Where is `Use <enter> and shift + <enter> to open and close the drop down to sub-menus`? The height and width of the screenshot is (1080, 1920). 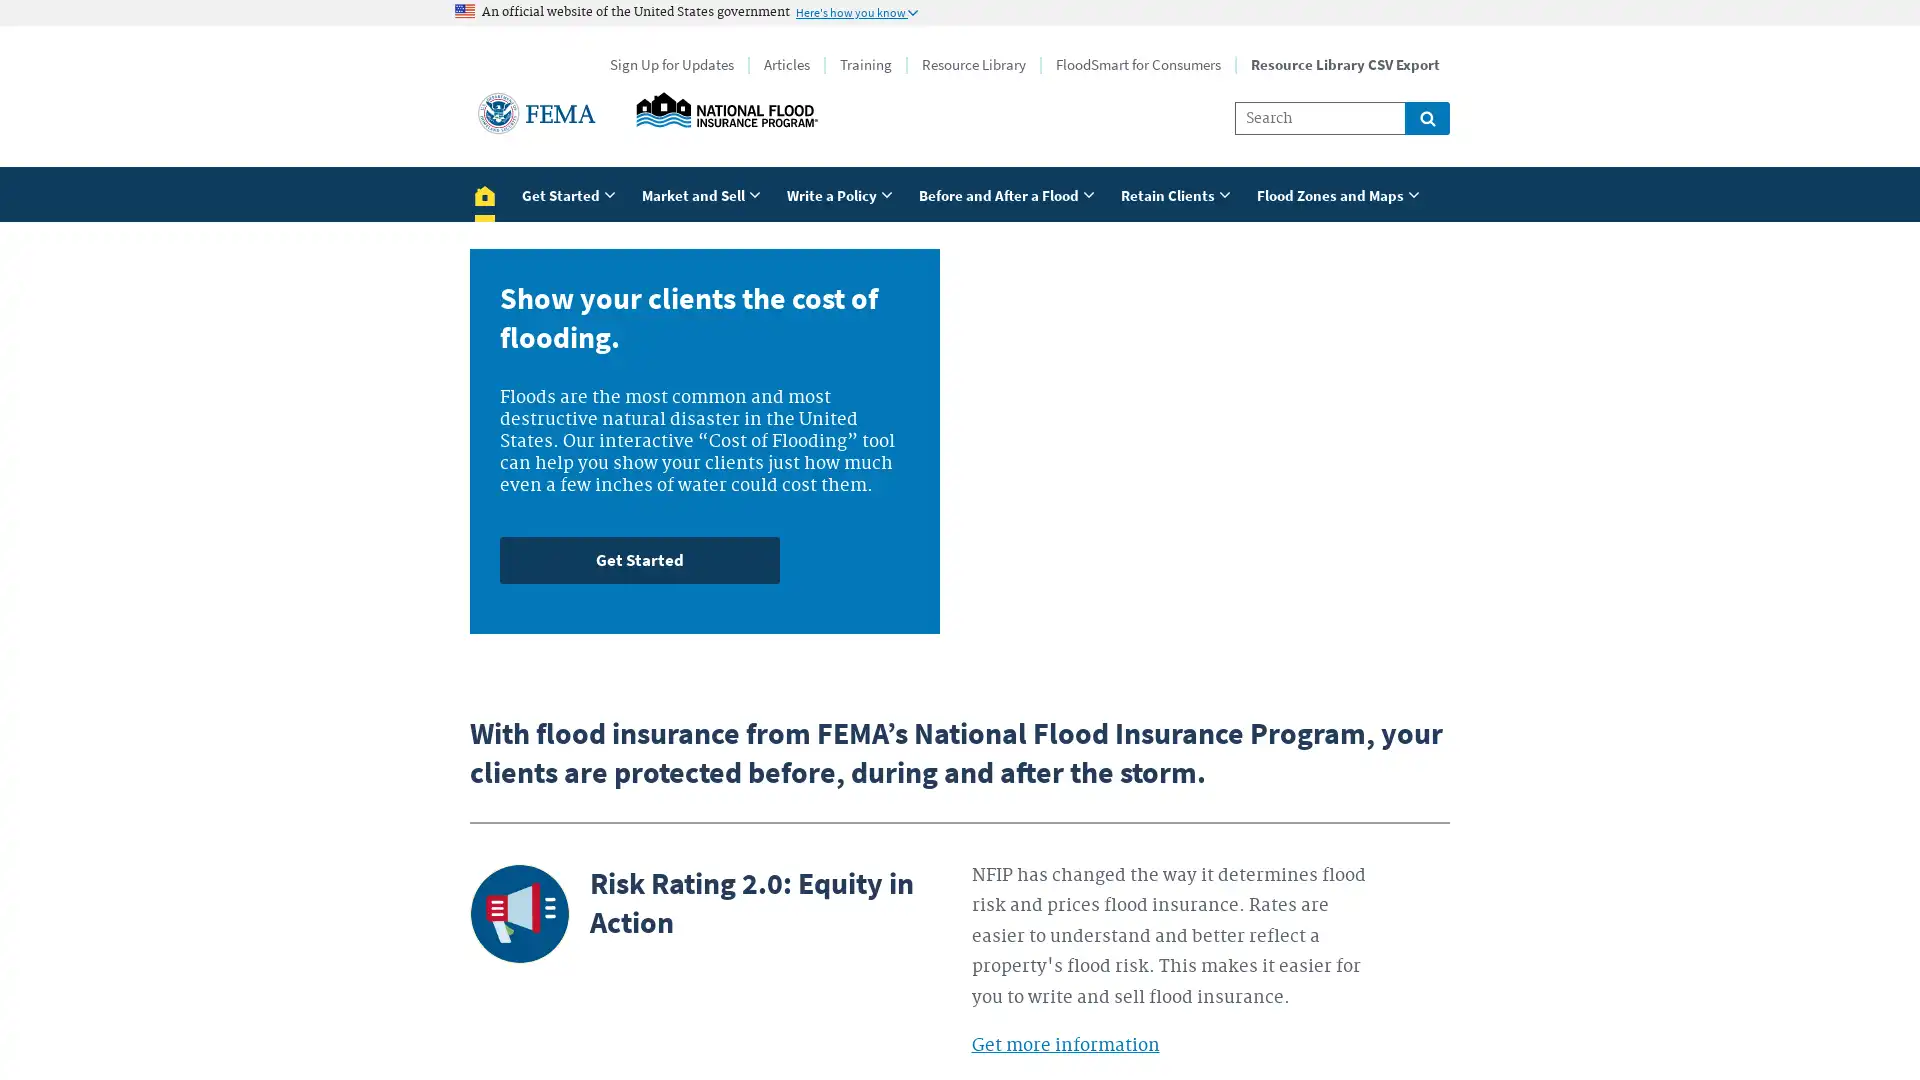 Use <enter> and shift + <enter> to open and close the drop down to sub-menus is located at coordinates (570, 193).